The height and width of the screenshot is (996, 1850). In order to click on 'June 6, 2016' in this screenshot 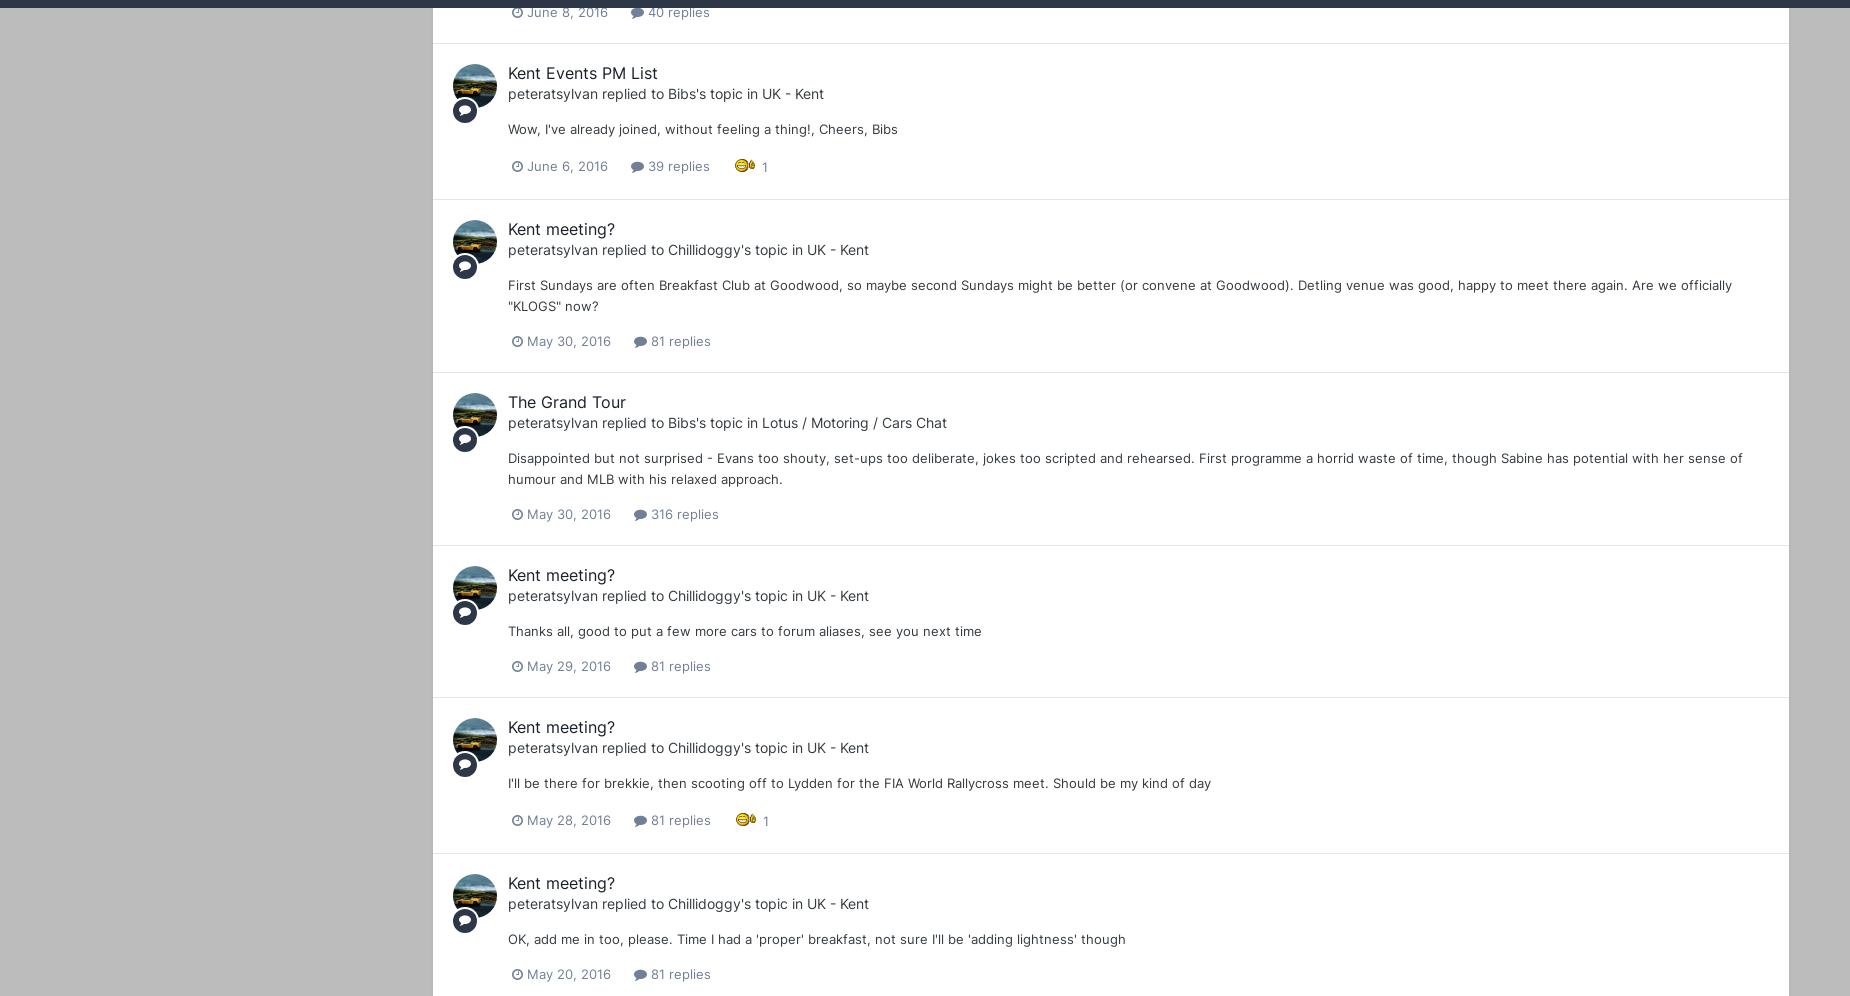, I will do `click(527, 166)`.